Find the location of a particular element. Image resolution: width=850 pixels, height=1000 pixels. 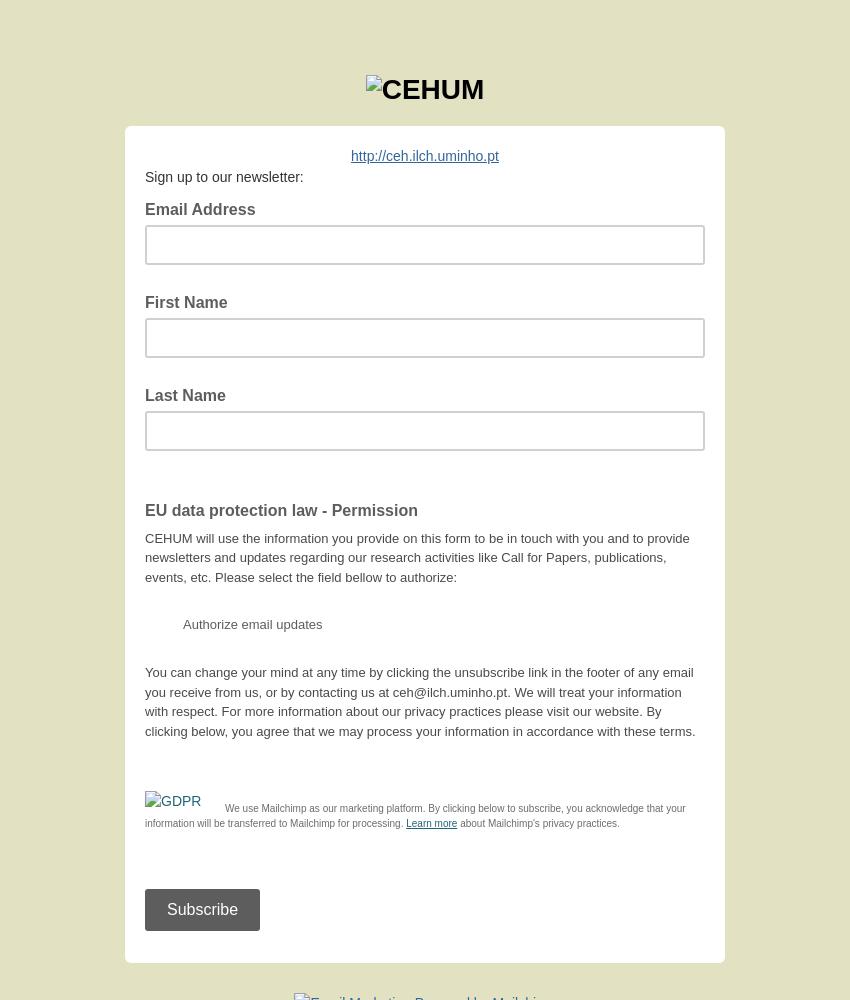

'Authorize email updates' is located at coordinates (252, 623).